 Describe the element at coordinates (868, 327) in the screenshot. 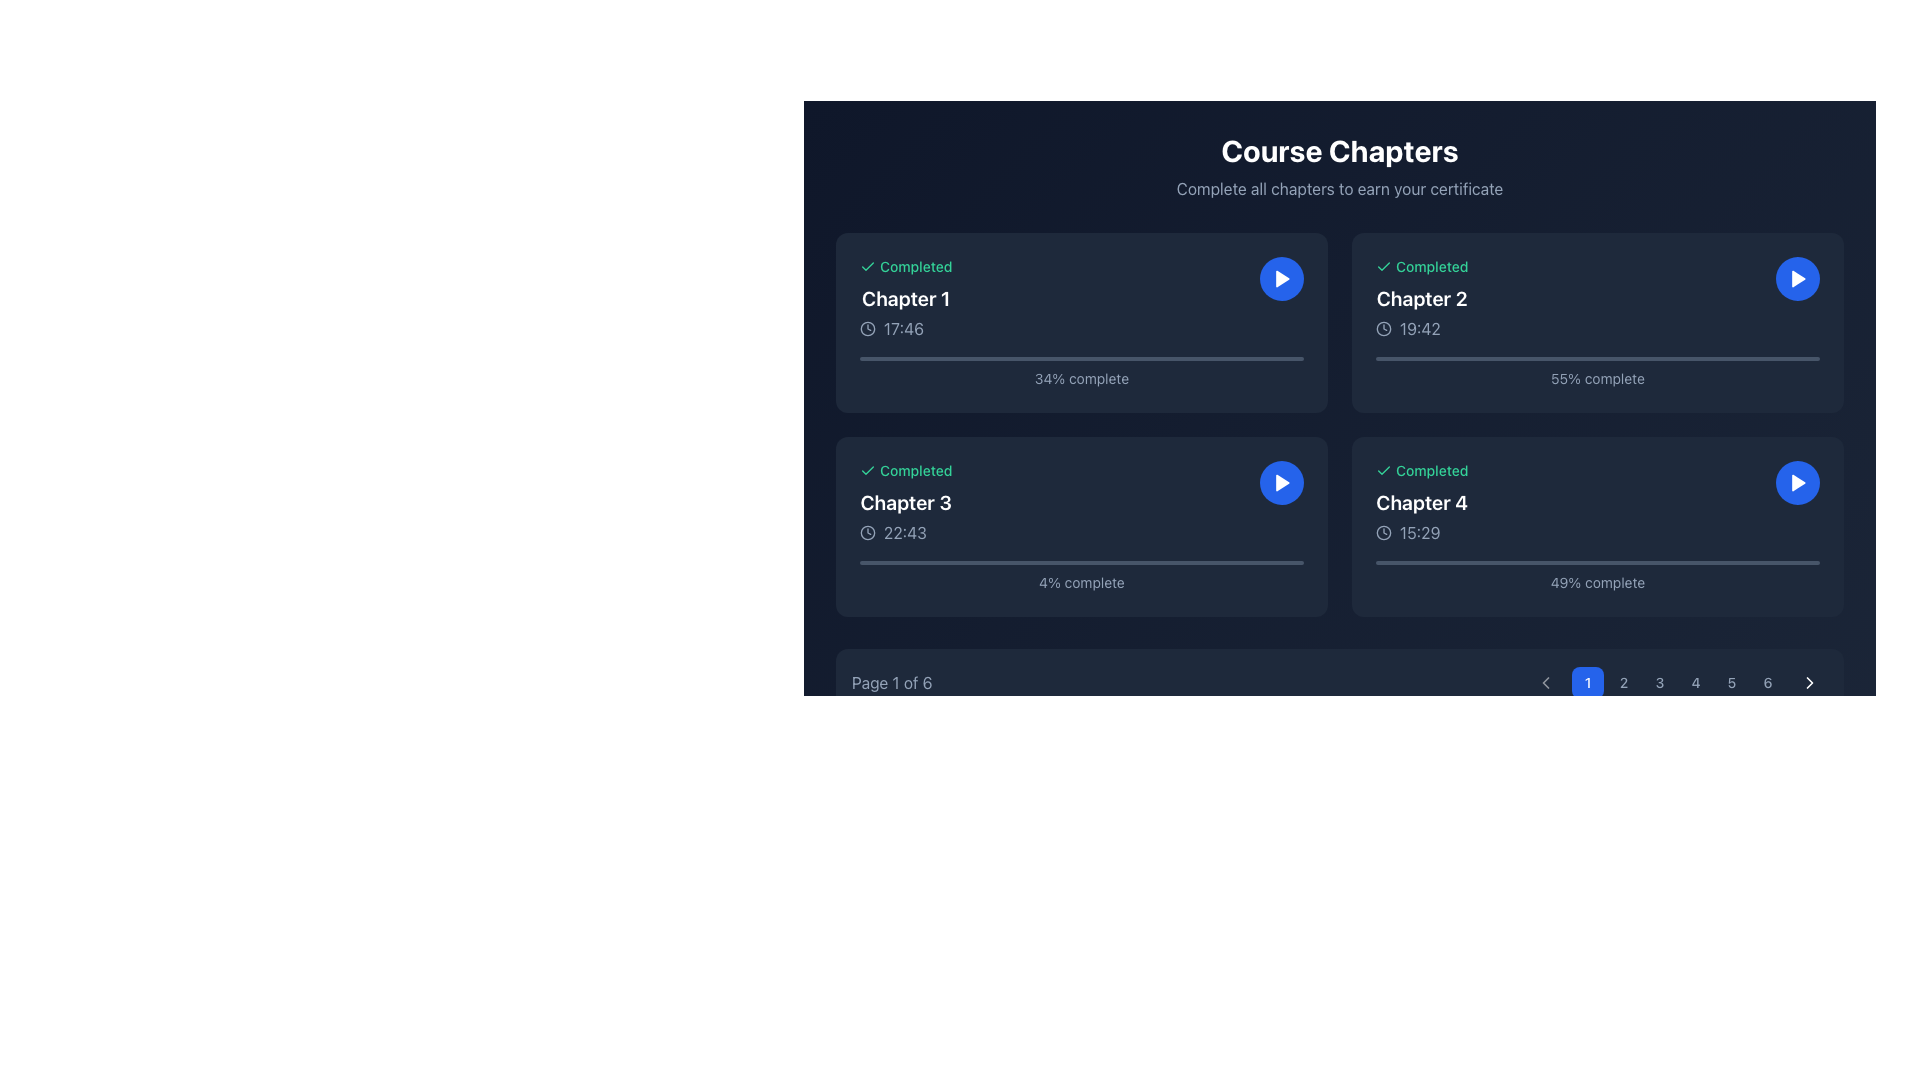

I see `the time icon located to the left of the timestamp '17:46' in the first chapter card under 'Course Chapters'` at that location.